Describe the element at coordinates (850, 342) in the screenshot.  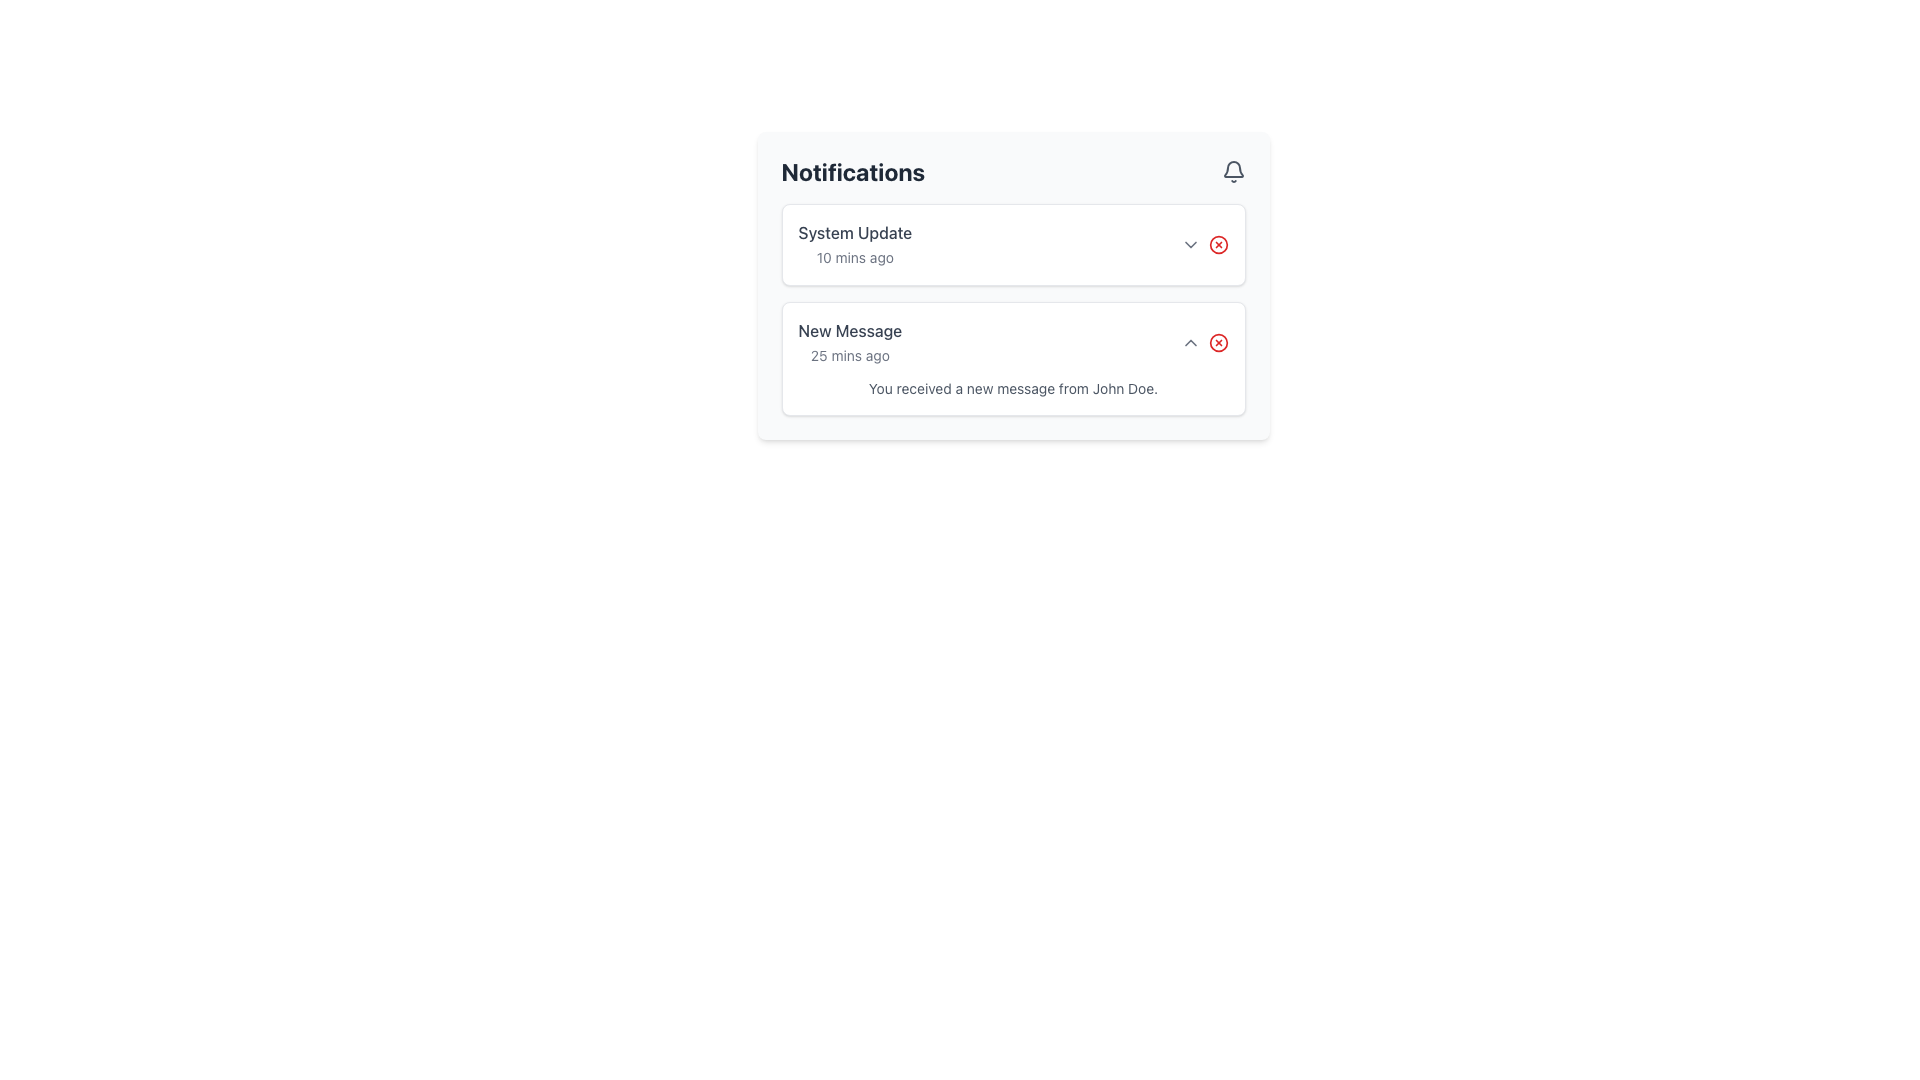
I see `the text block that displays 'New Message' and '25 mins ago' in the second notification card of the notifications list` at that location.